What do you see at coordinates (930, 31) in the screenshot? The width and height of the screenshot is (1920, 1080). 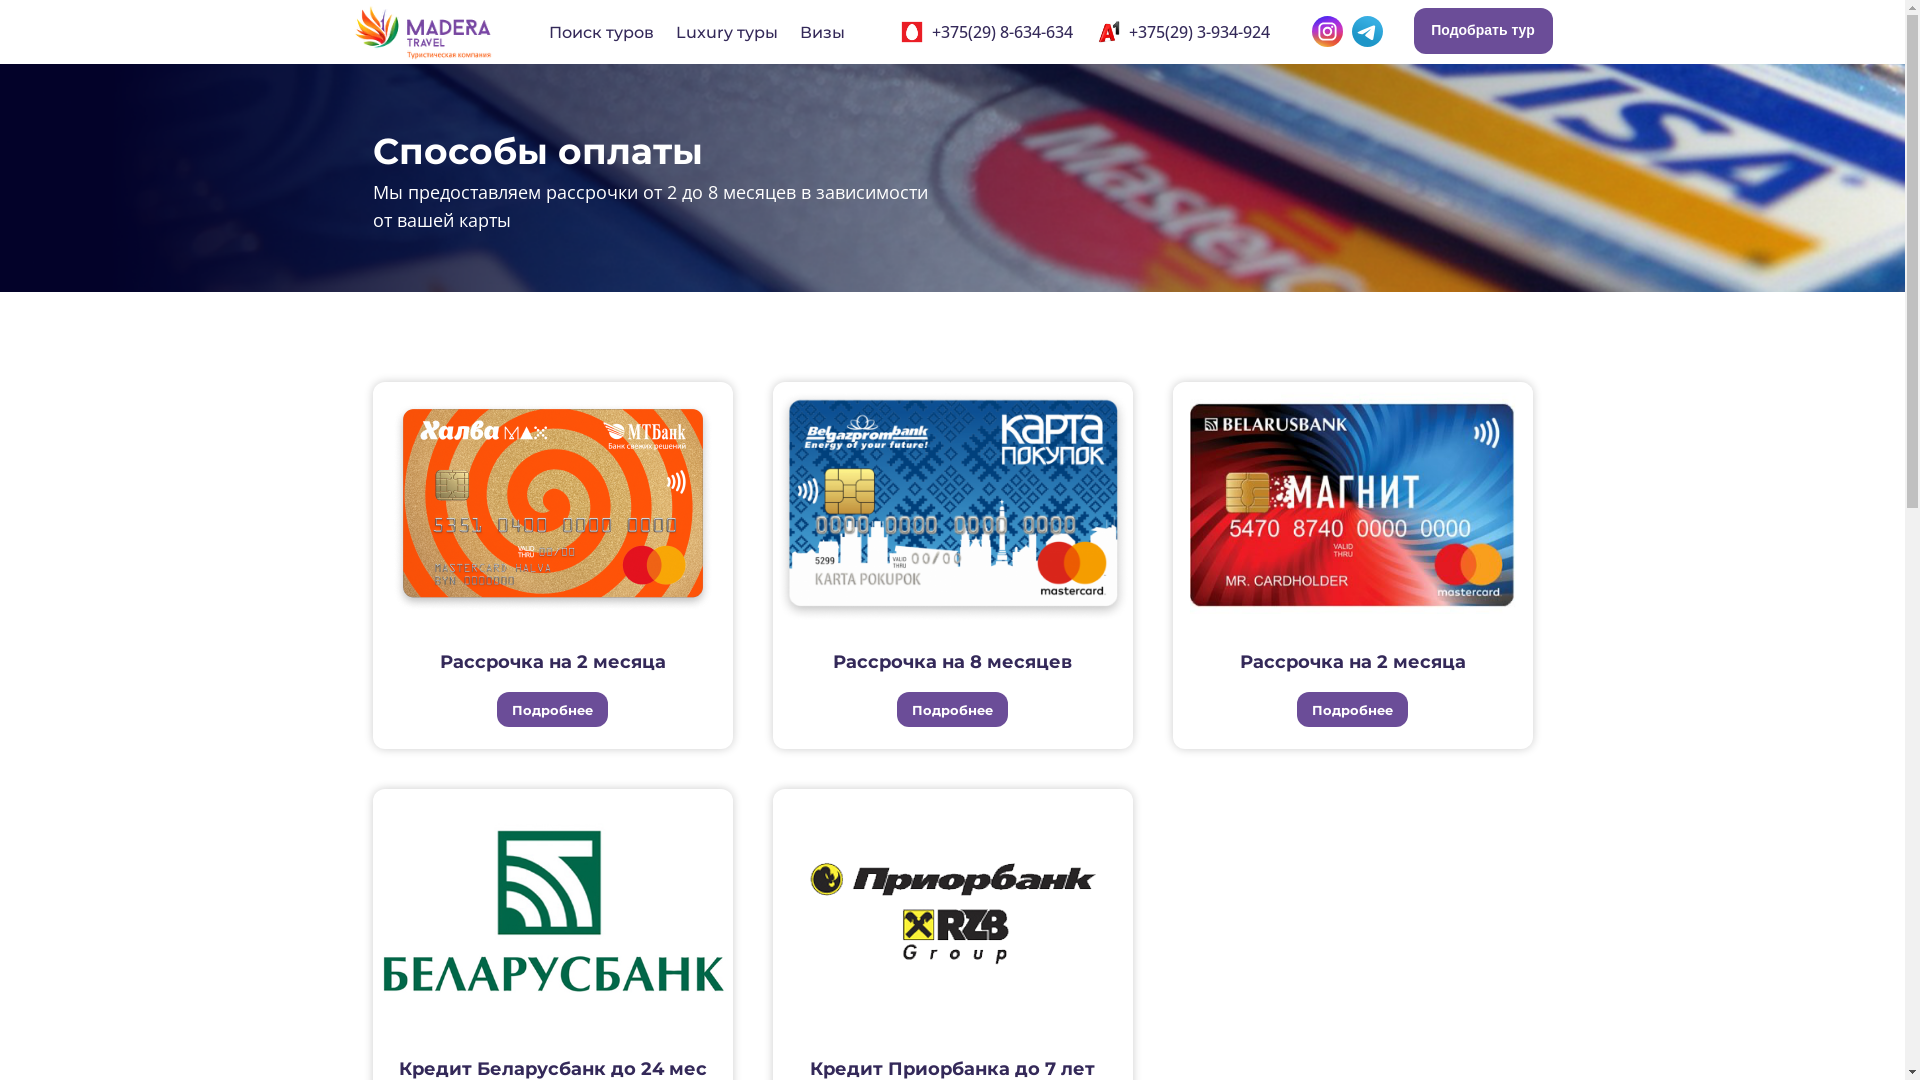 I see `'+375(29) 8-634-634'` at bounding box center [930, 31].